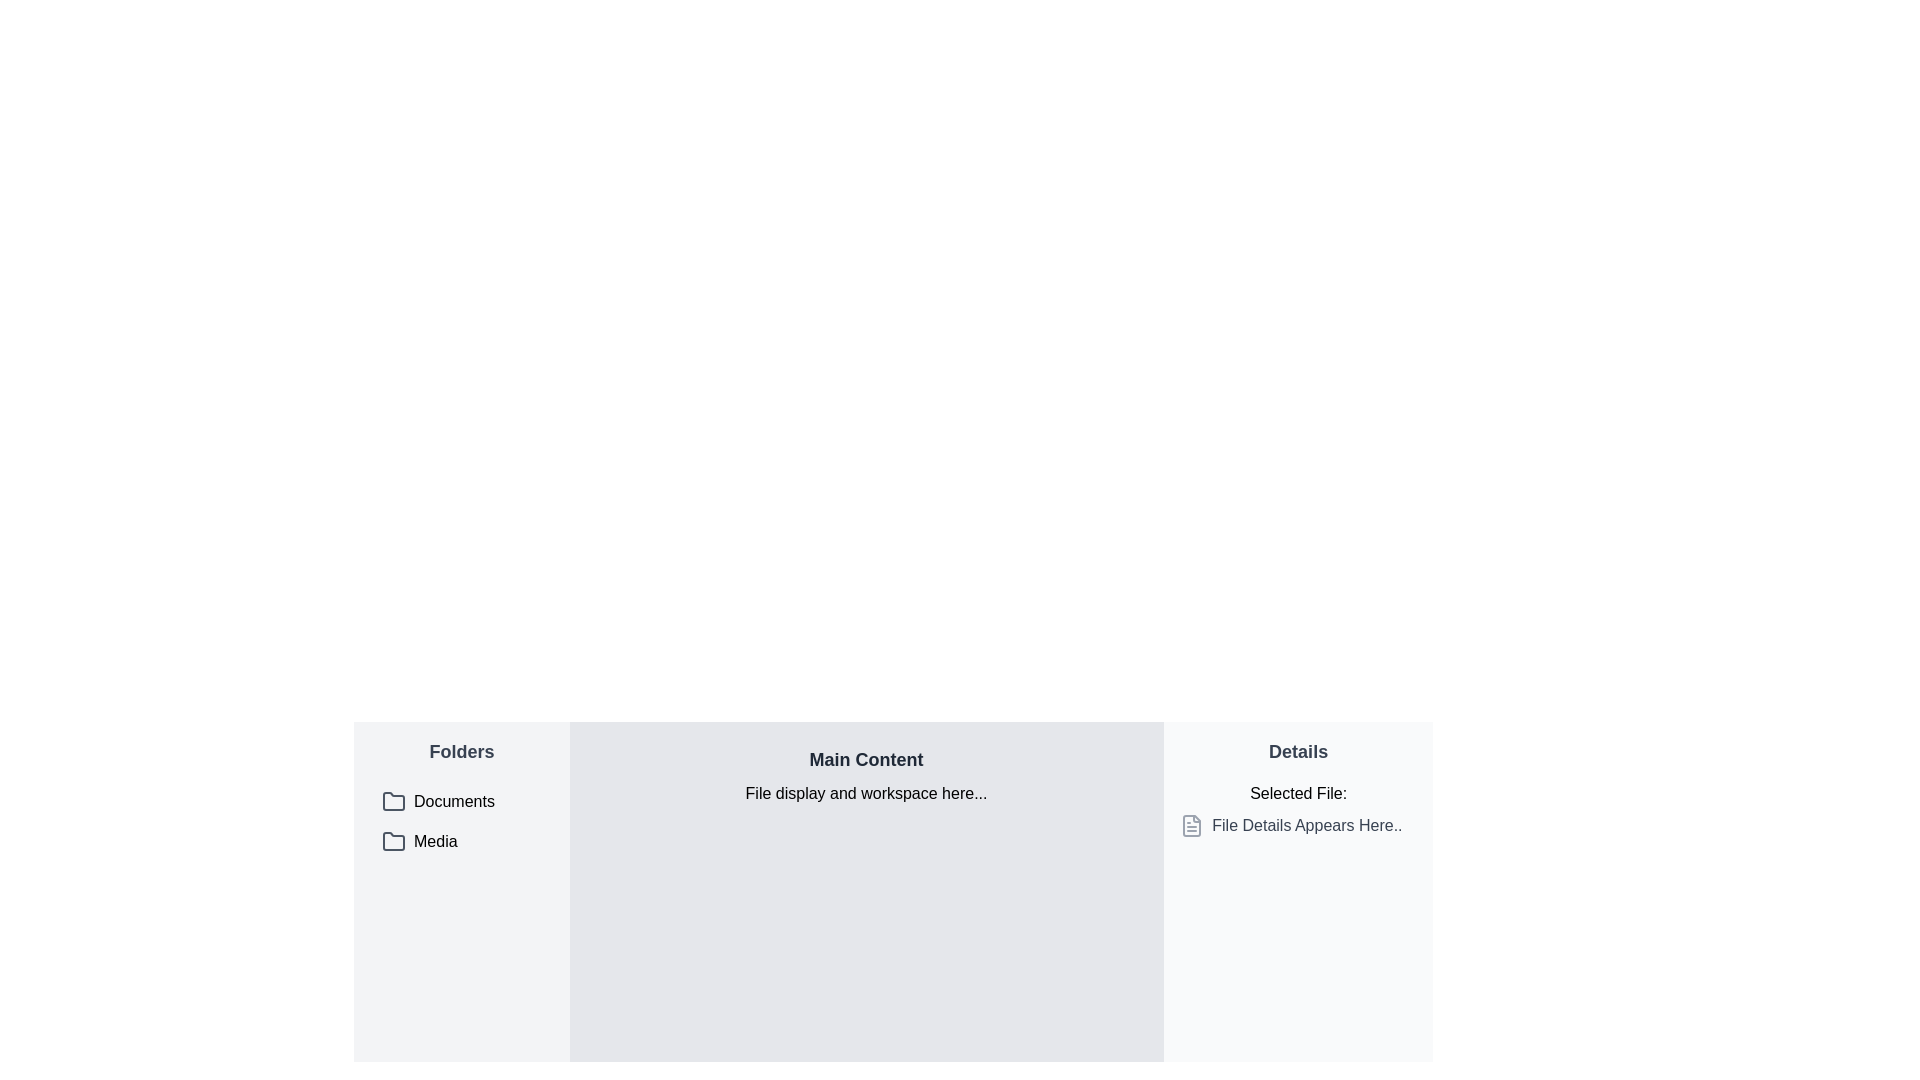 Image resolution: width=1920 pixels, height=1080 pixels. I want to click on the document icon element located in the 'Details' section, which is represented as a rectangle with a folded corner and is adjacent to the text 'Selected File:' and above 'File Details Appears Here..', so click(1192, 825).